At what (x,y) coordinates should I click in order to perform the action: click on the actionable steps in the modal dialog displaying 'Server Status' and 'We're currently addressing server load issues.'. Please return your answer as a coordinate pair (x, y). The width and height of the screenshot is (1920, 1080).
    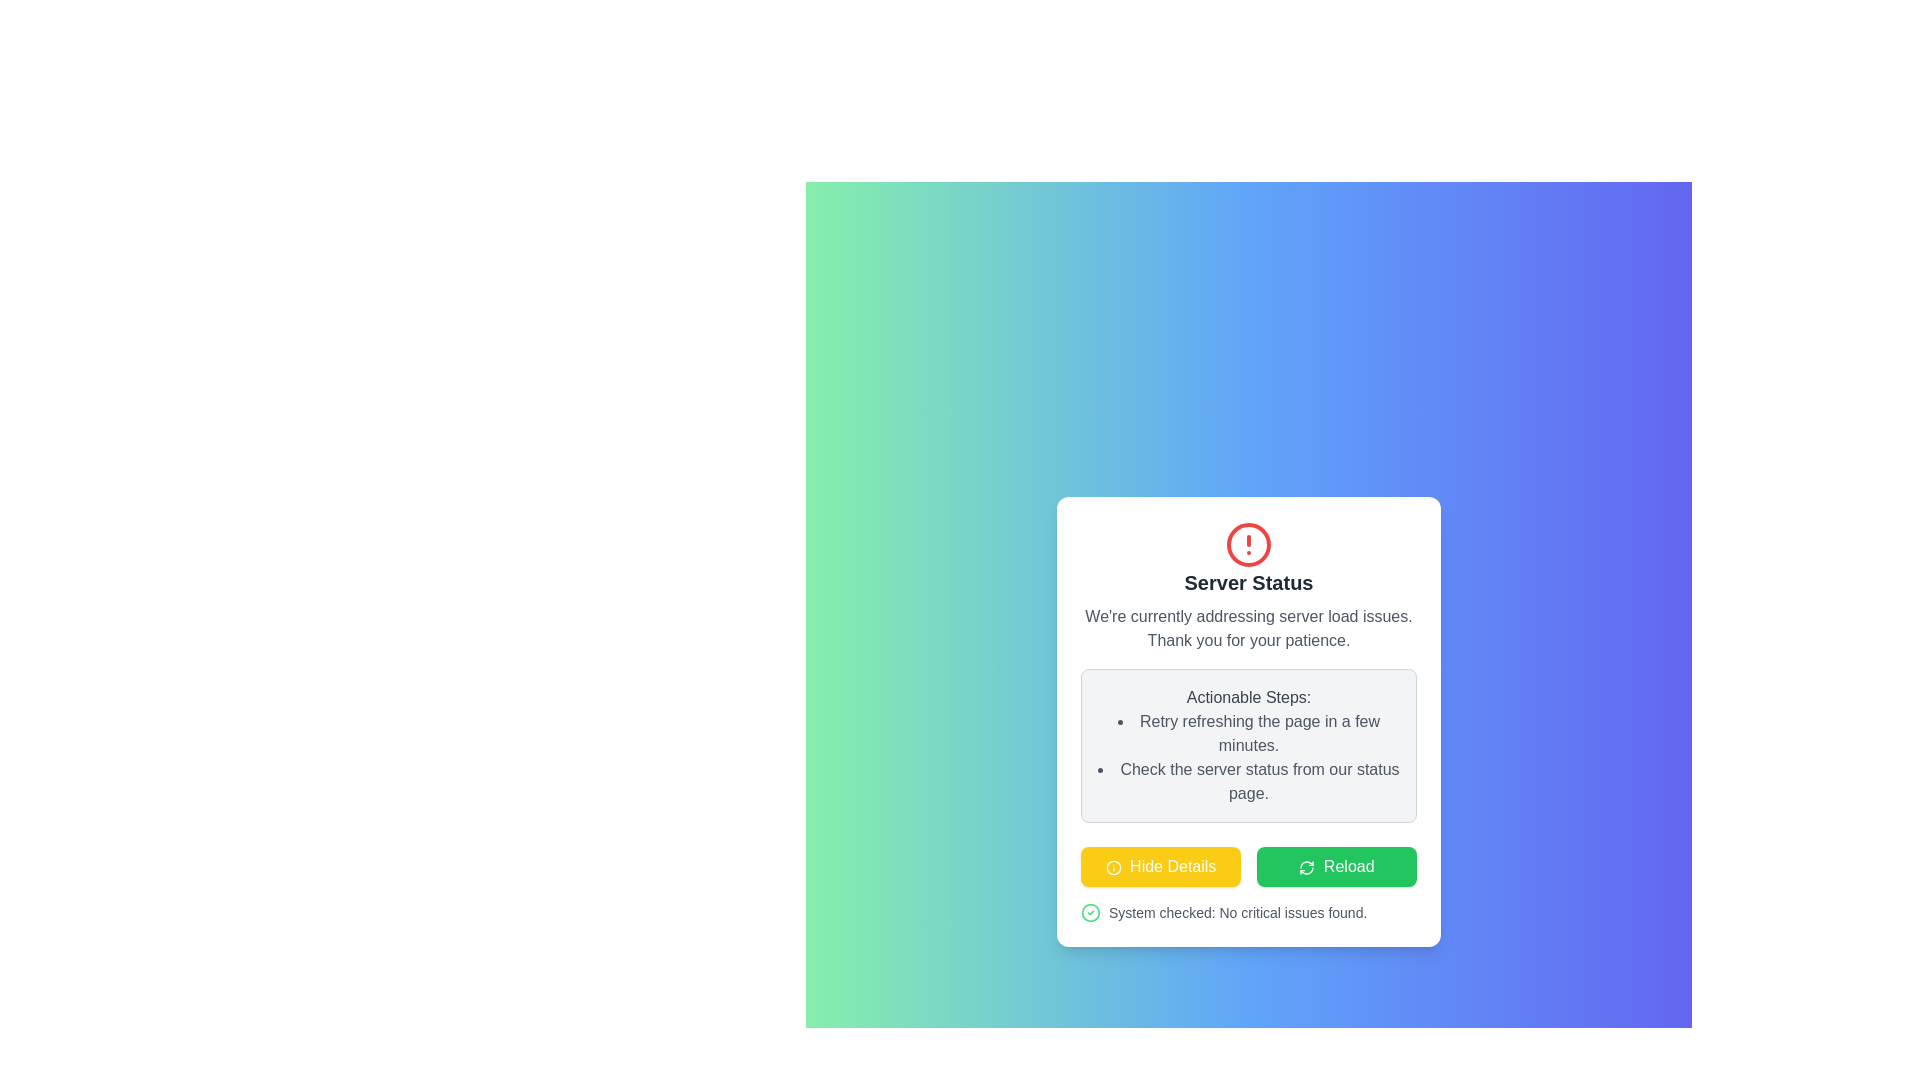
    Looking at the image, I should click on (1247, 721).